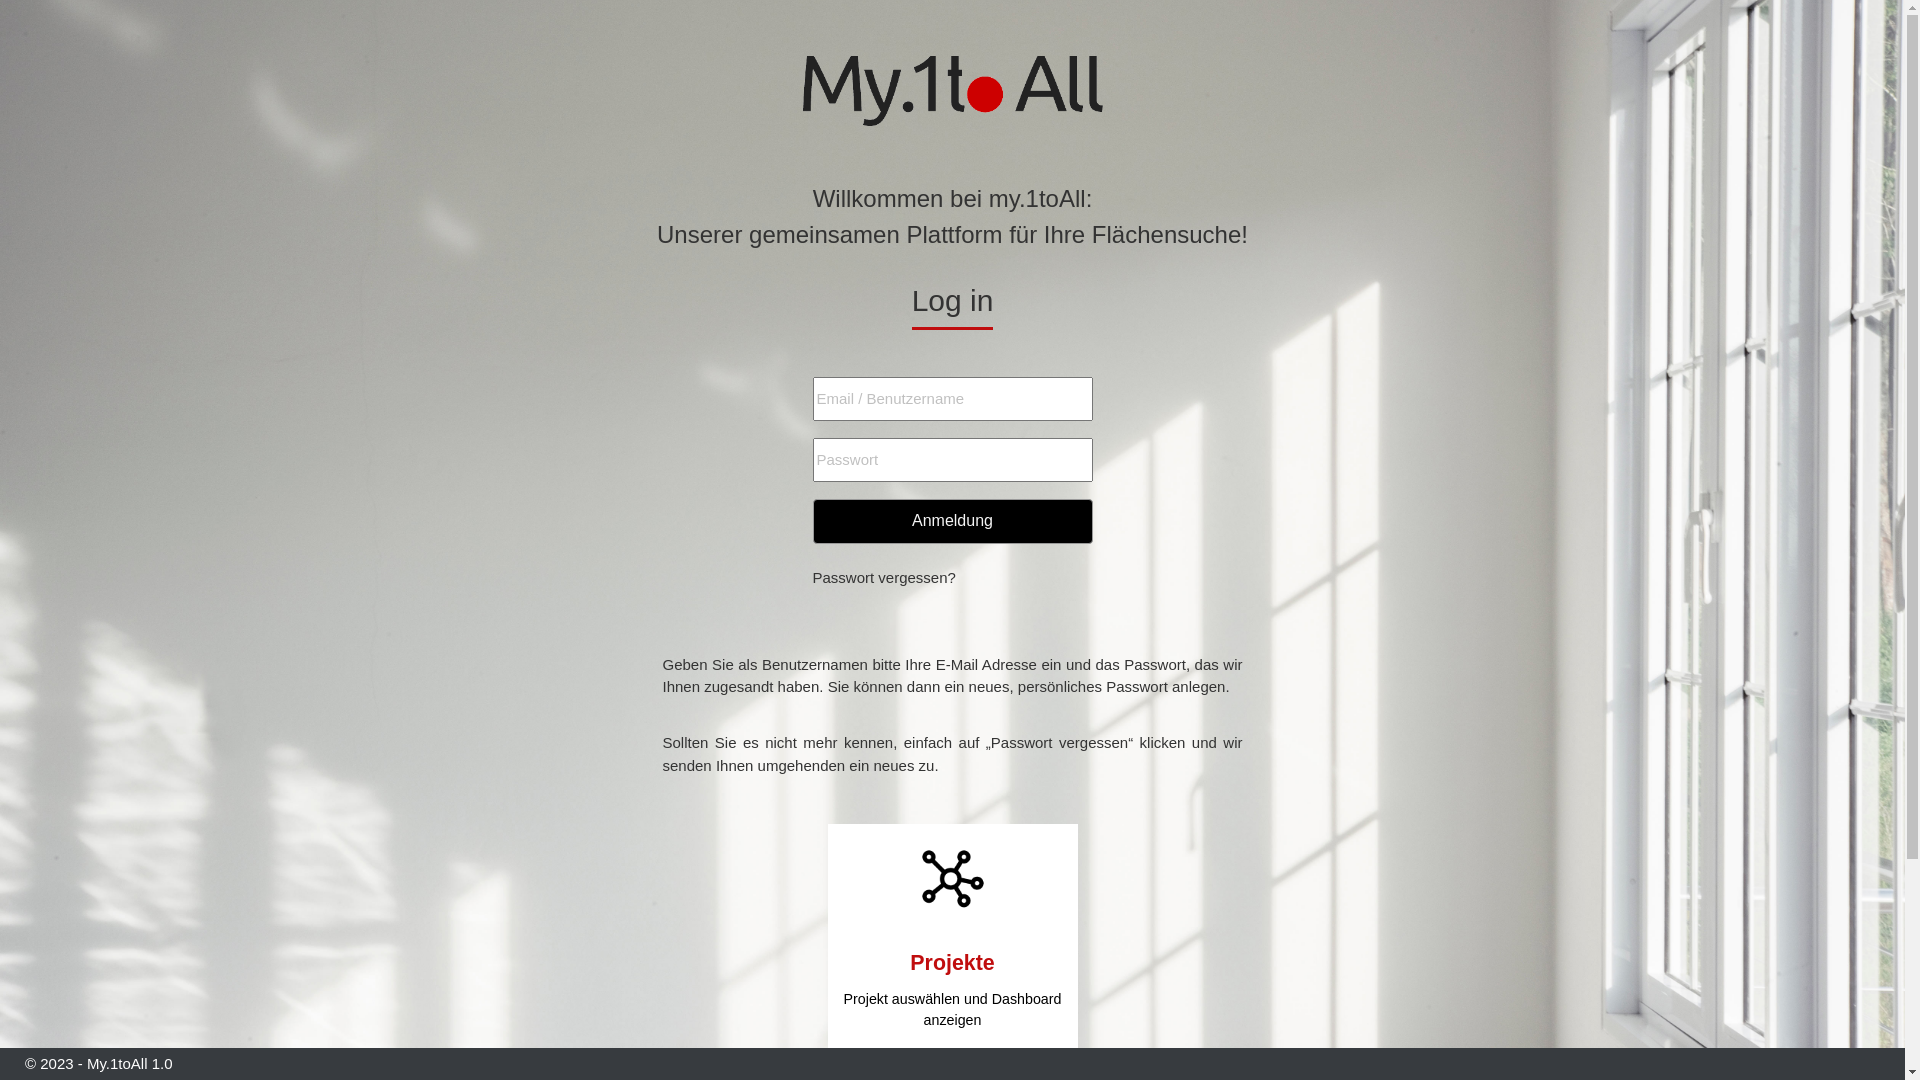 The image size is (1920, 1080). What do you see at coordinates (950, 520) in the screenshot?
I see `'Anmeldung'` at bounding box center [950, 520].